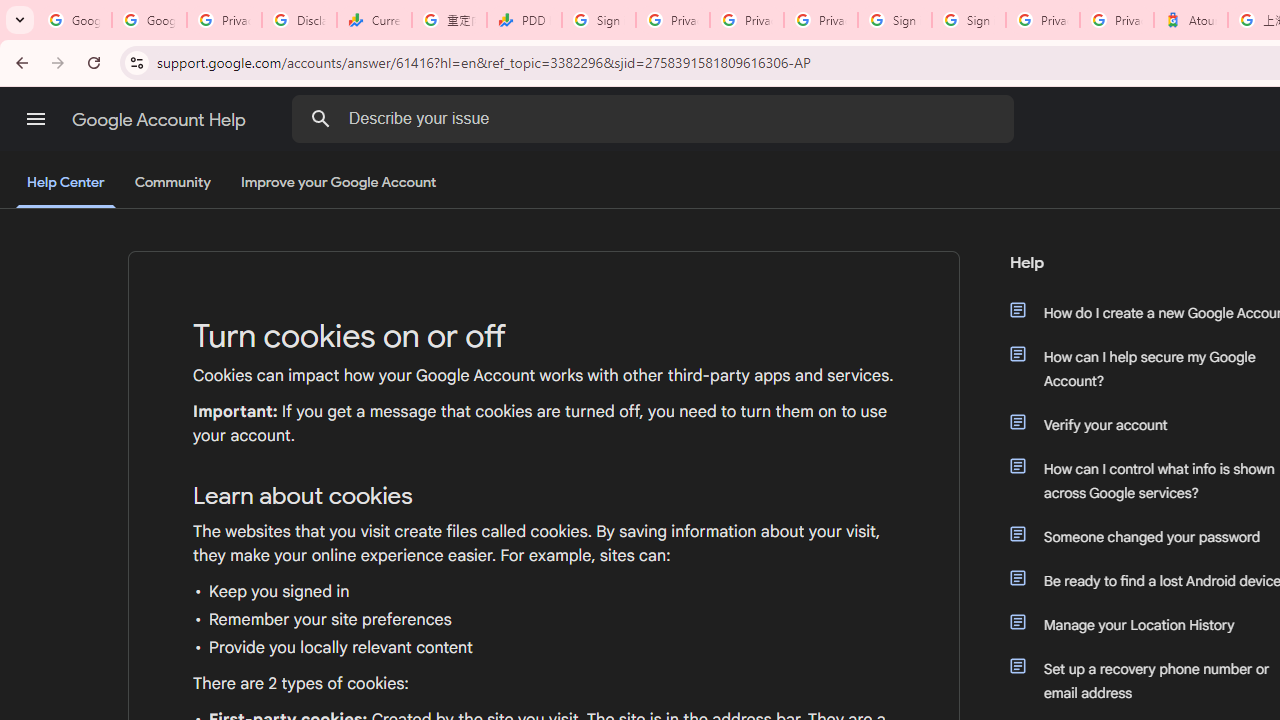 This screenshot has width=1280, height=720. I want to click on 'Atour Hotel - Google hotels', so click(1191, 20).